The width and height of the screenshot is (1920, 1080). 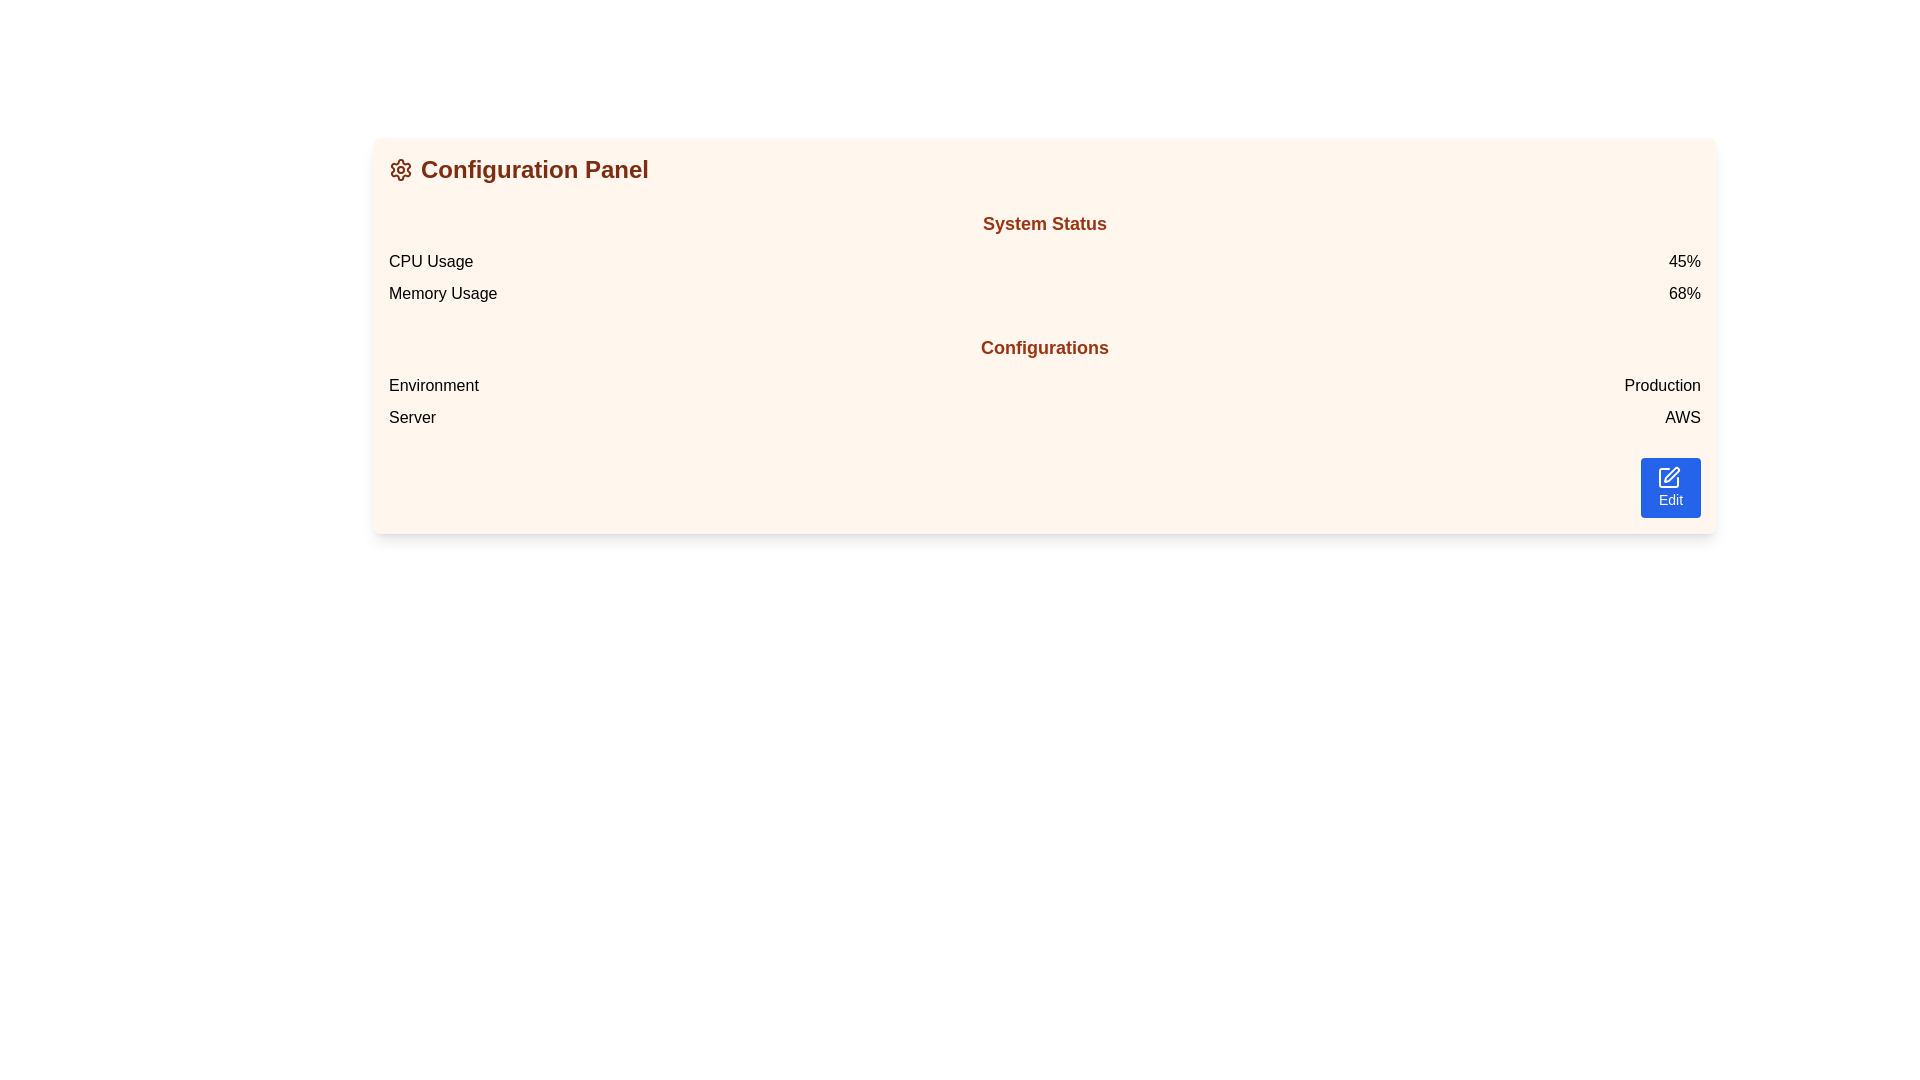 I want to click on the 'Edit' button located in the bottom-right section of the configuration panel, which contains a decorative vector graphic indicating its purpose, so click(x=1669, y=478).